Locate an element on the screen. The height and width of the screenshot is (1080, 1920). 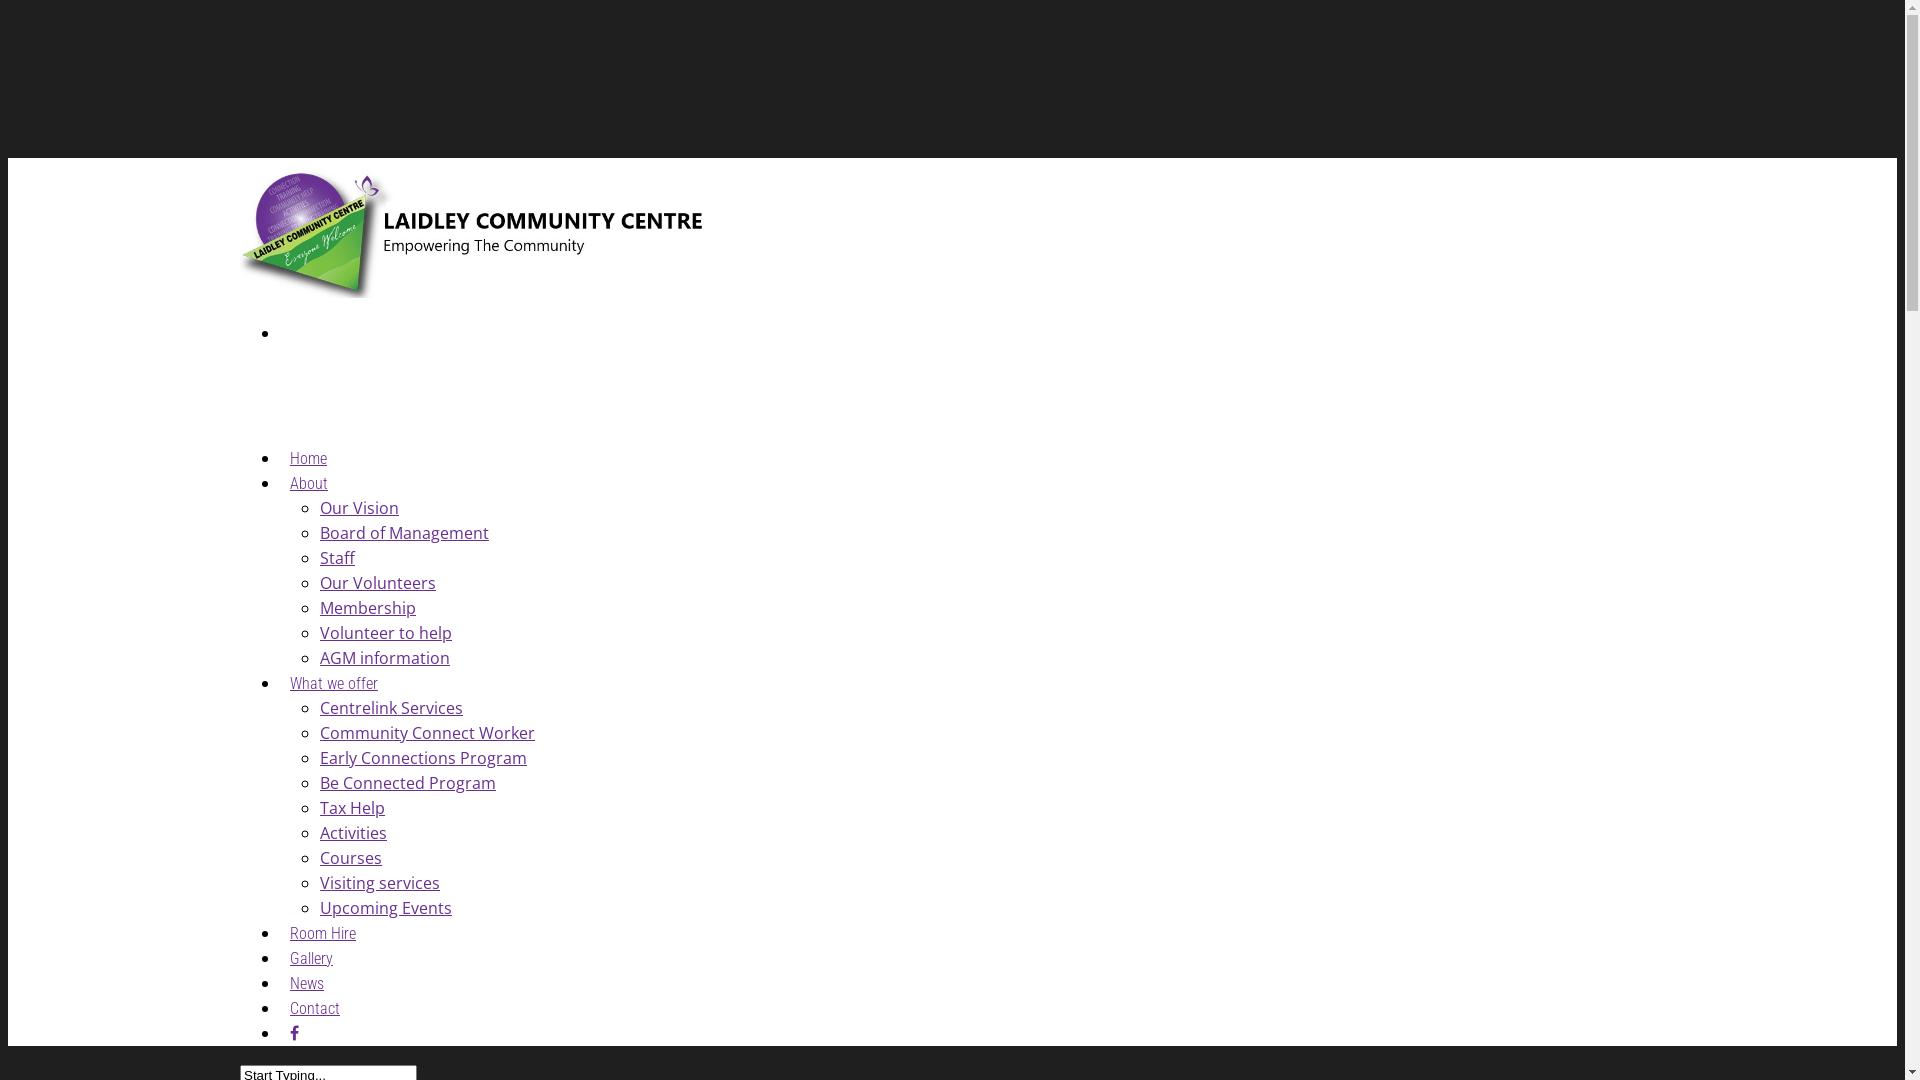
'What we offer' is located at coordinates (278, 687).